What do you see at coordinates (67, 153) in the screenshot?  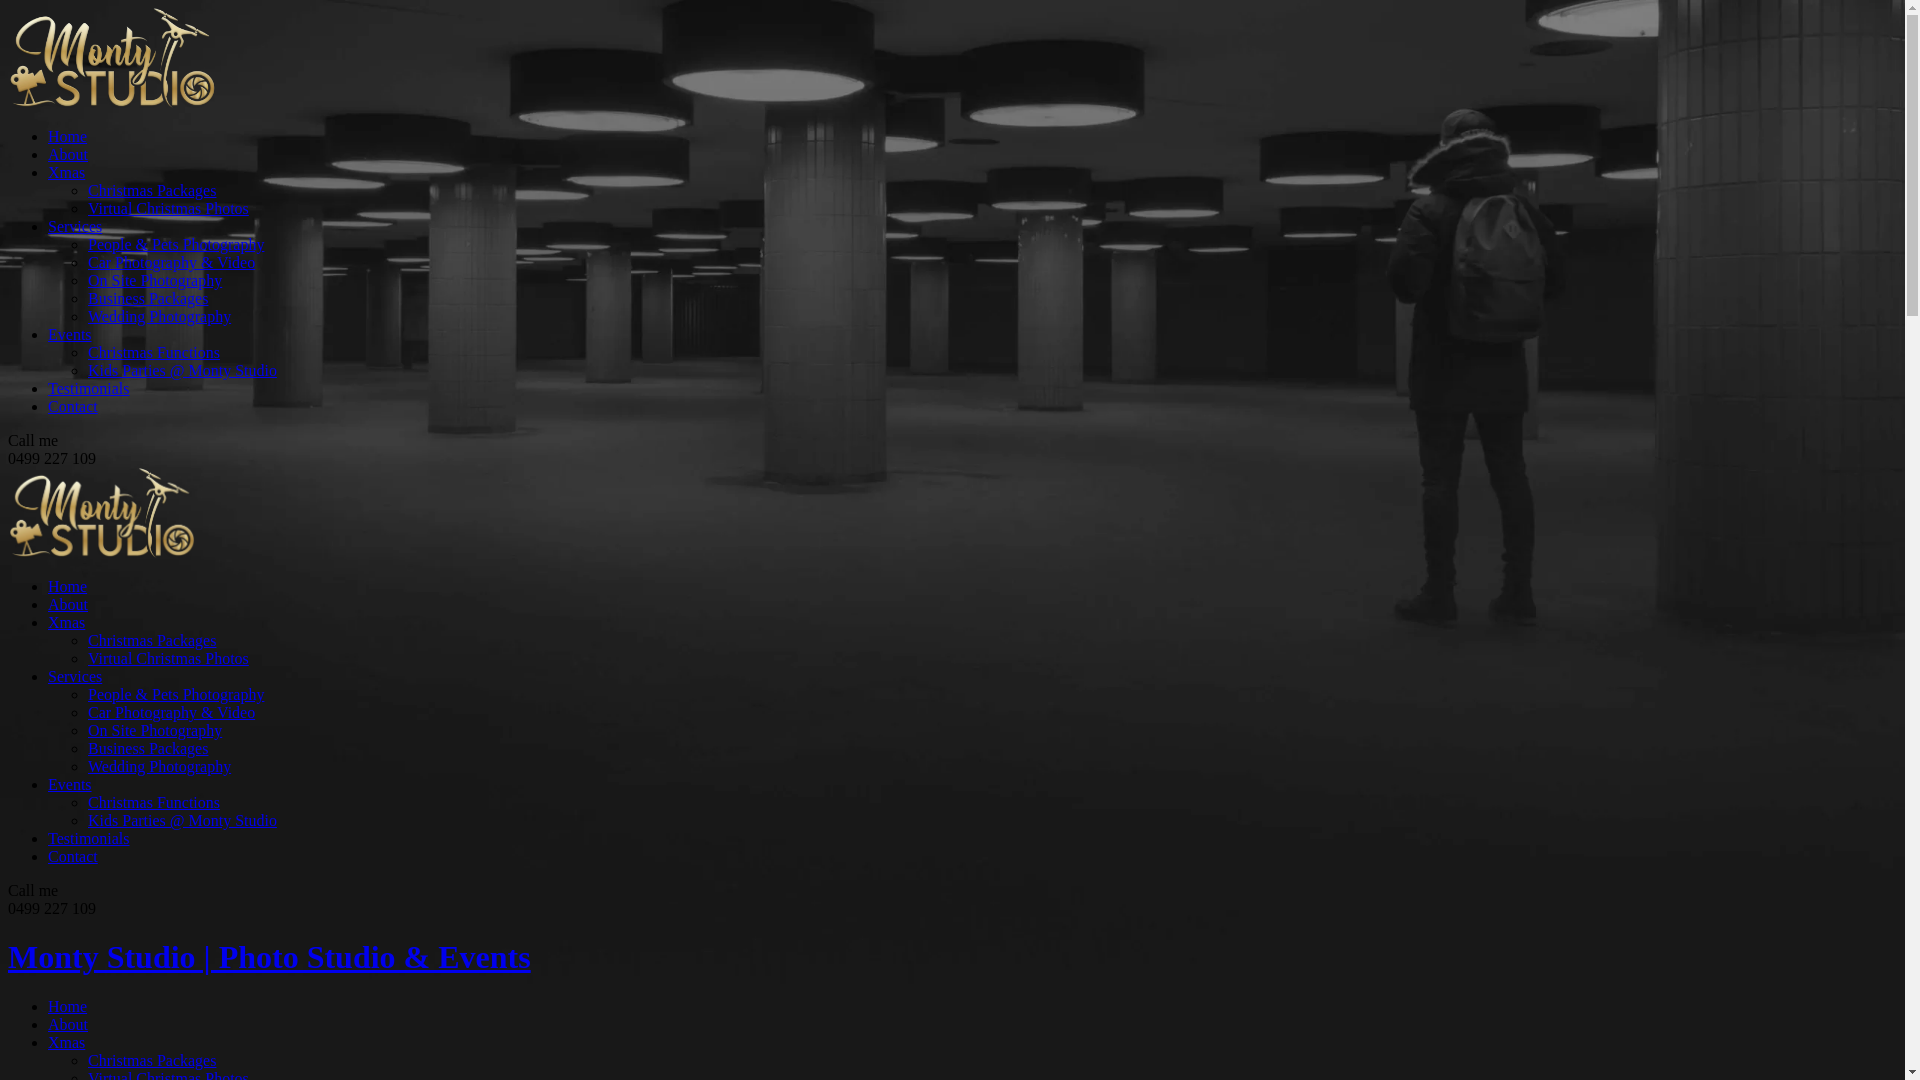 I see `'About'` at bounding box center [67, 153].